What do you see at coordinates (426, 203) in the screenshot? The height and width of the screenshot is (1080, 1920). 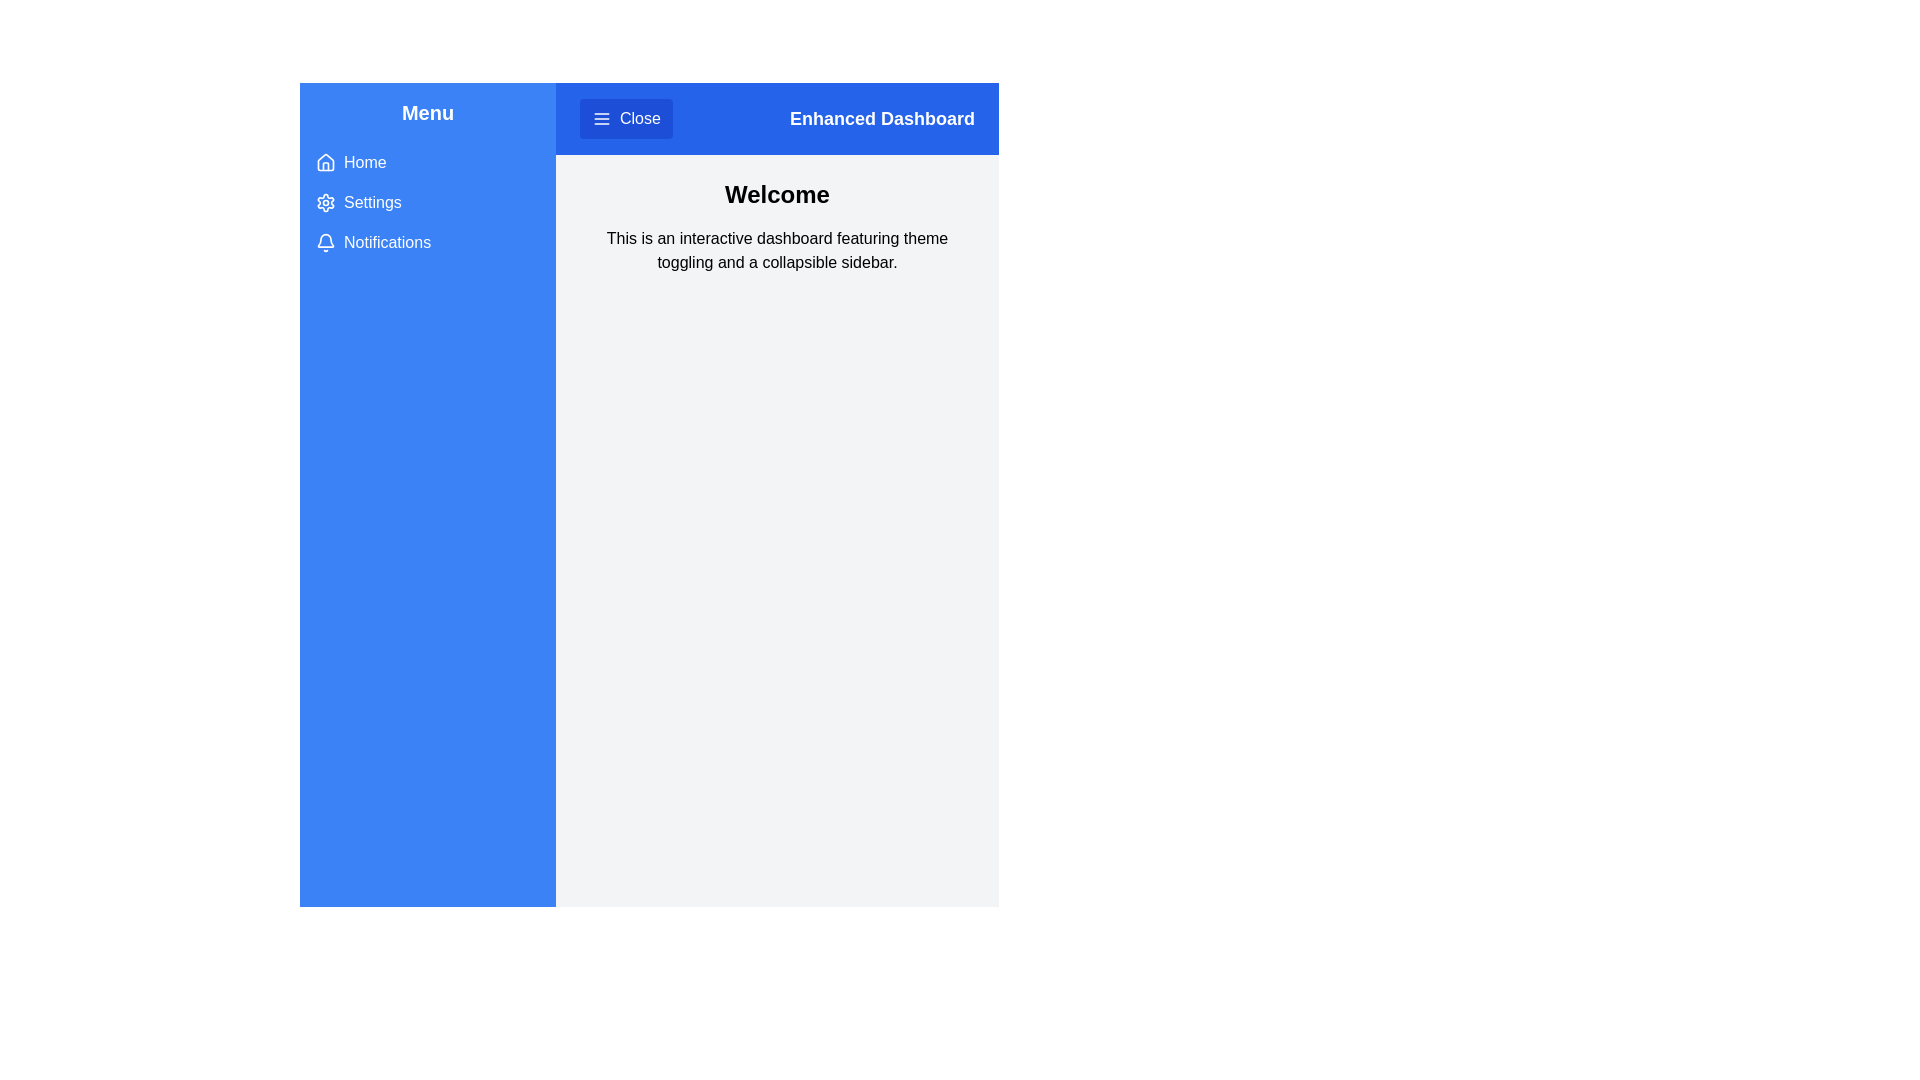 I see `the 'Settings' button in the left sidebar` at bounding box center [426, 203].